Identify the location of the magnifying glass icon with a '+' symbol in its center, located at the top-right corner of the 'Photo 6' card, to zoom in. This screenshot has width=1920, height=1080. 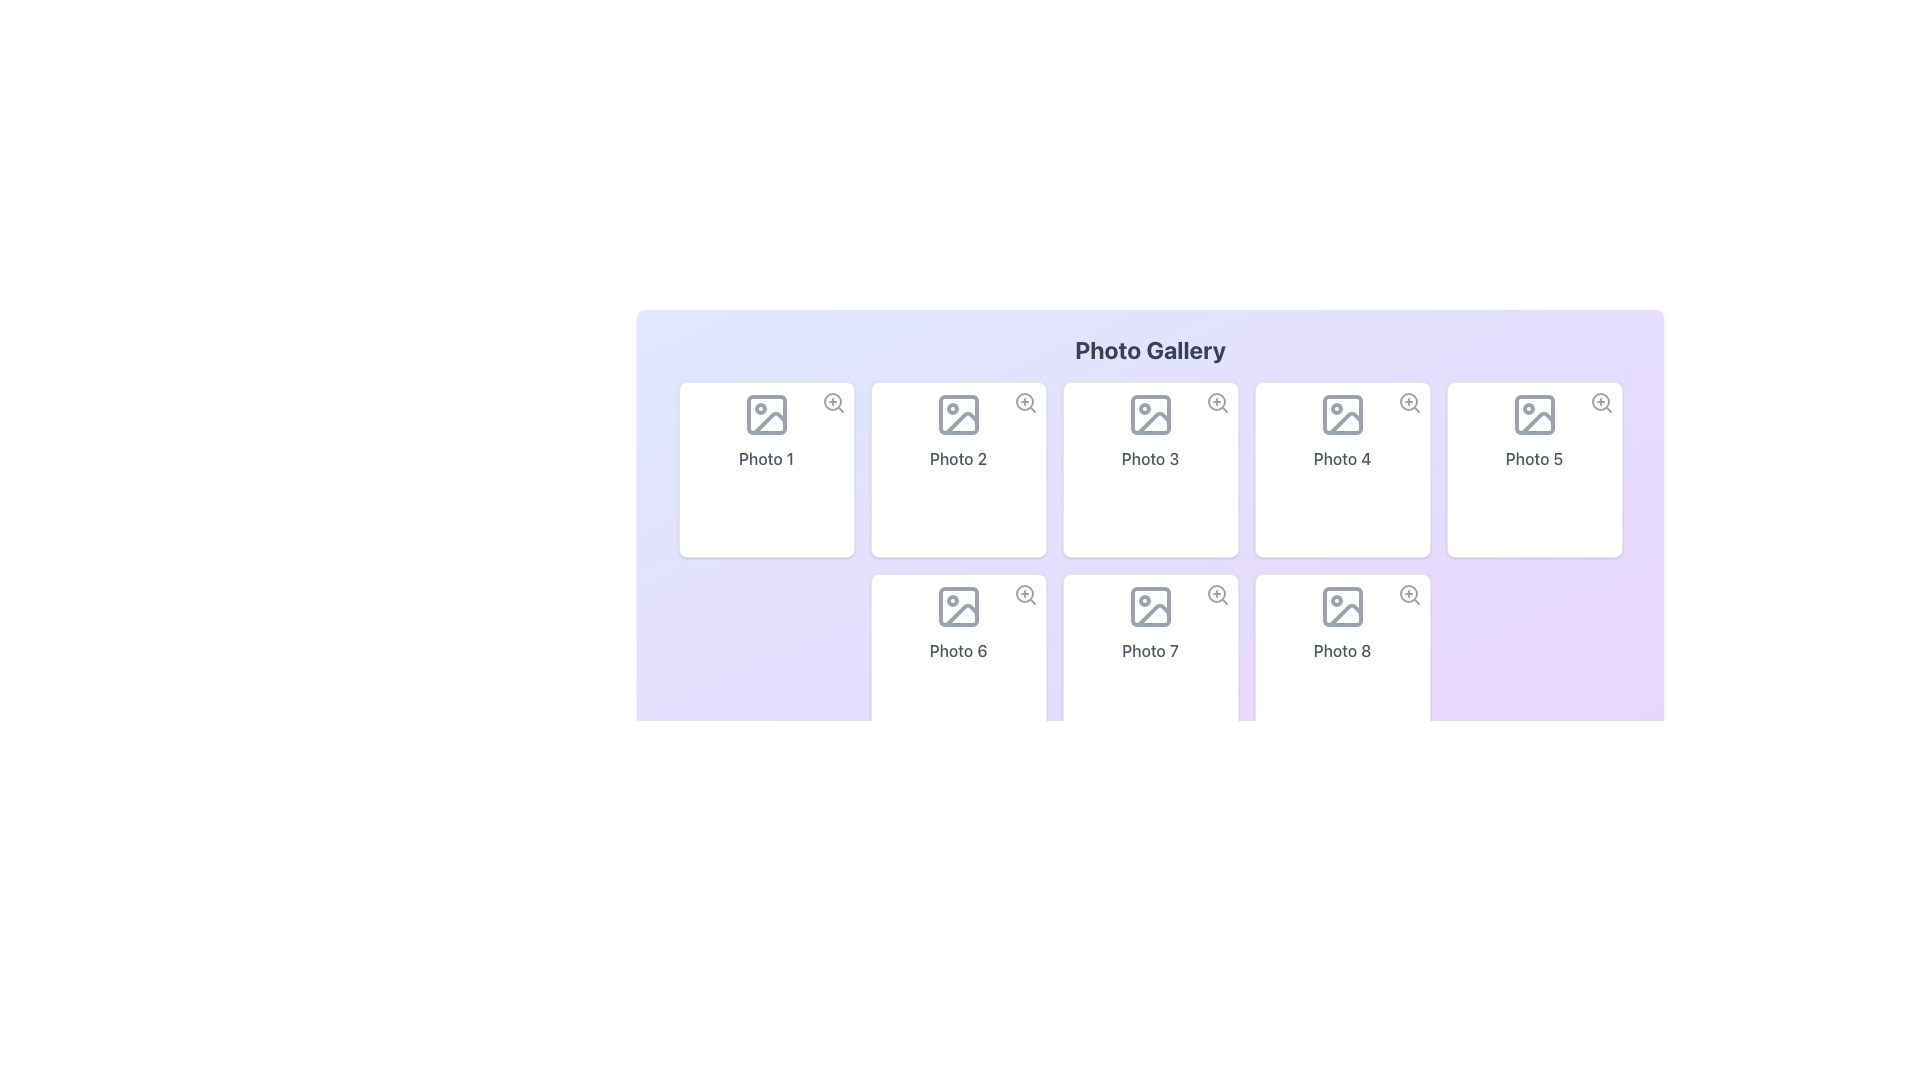
(1025, 593).